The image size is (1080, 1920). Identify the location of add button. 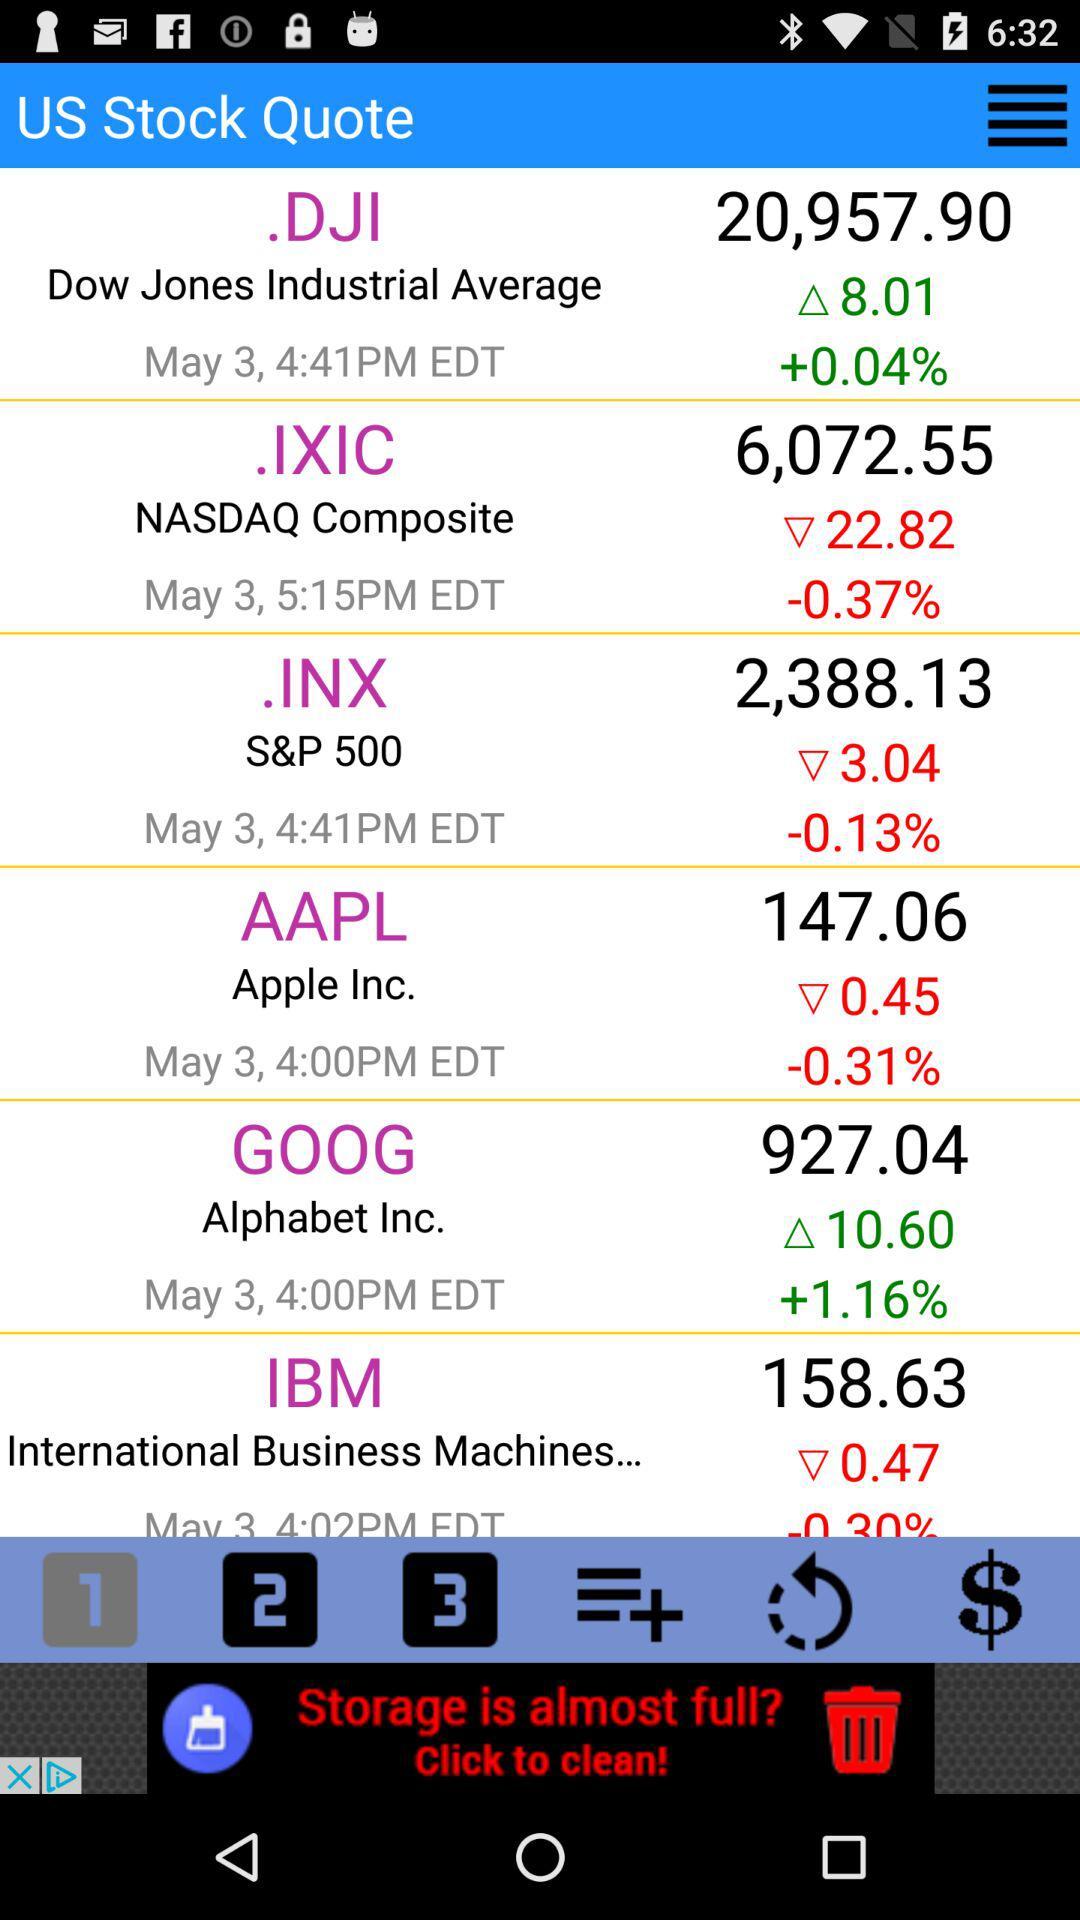
(628, 1598).